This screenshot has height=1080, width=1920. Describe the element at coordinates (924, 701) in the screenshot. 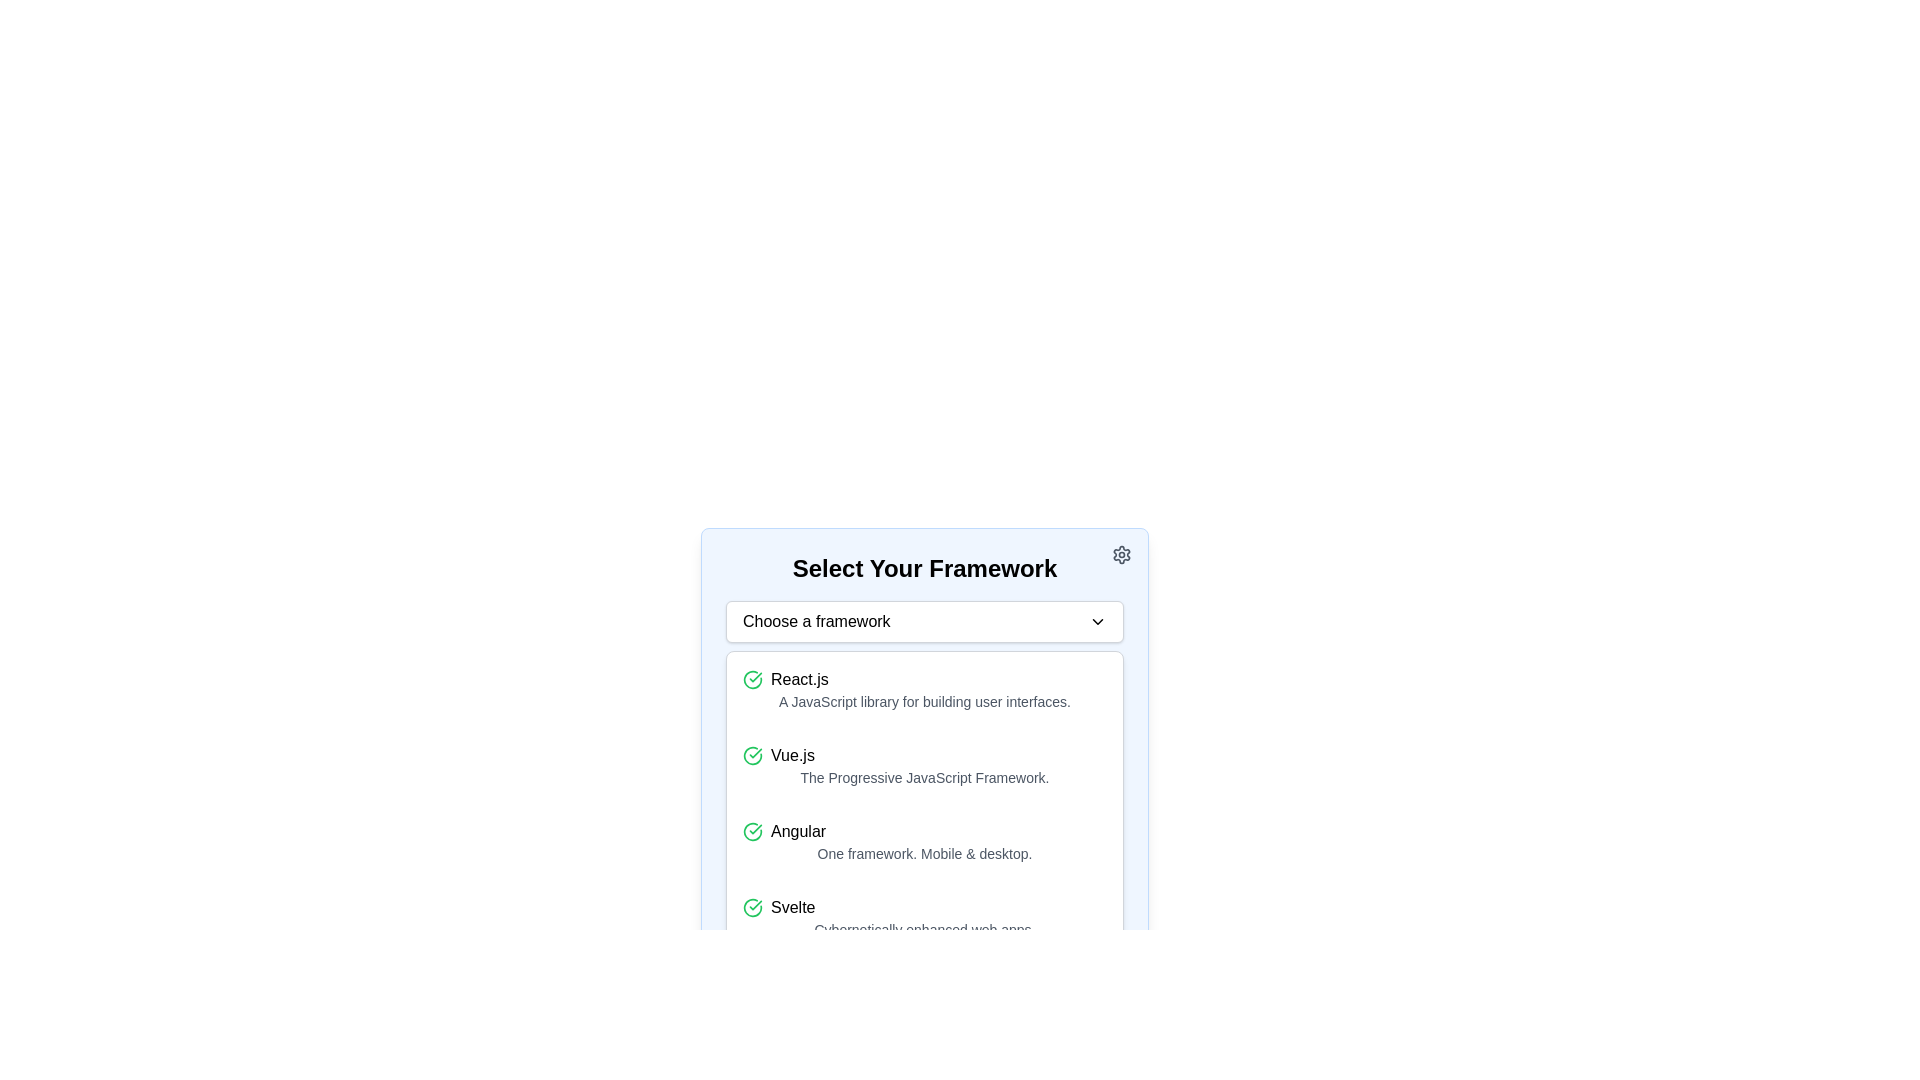

I see `descriptive text label that states 'A JavaScript library for building user interfaces.' located beneath the title 'React.js' in the 'Select Your Framework' section` at that location.